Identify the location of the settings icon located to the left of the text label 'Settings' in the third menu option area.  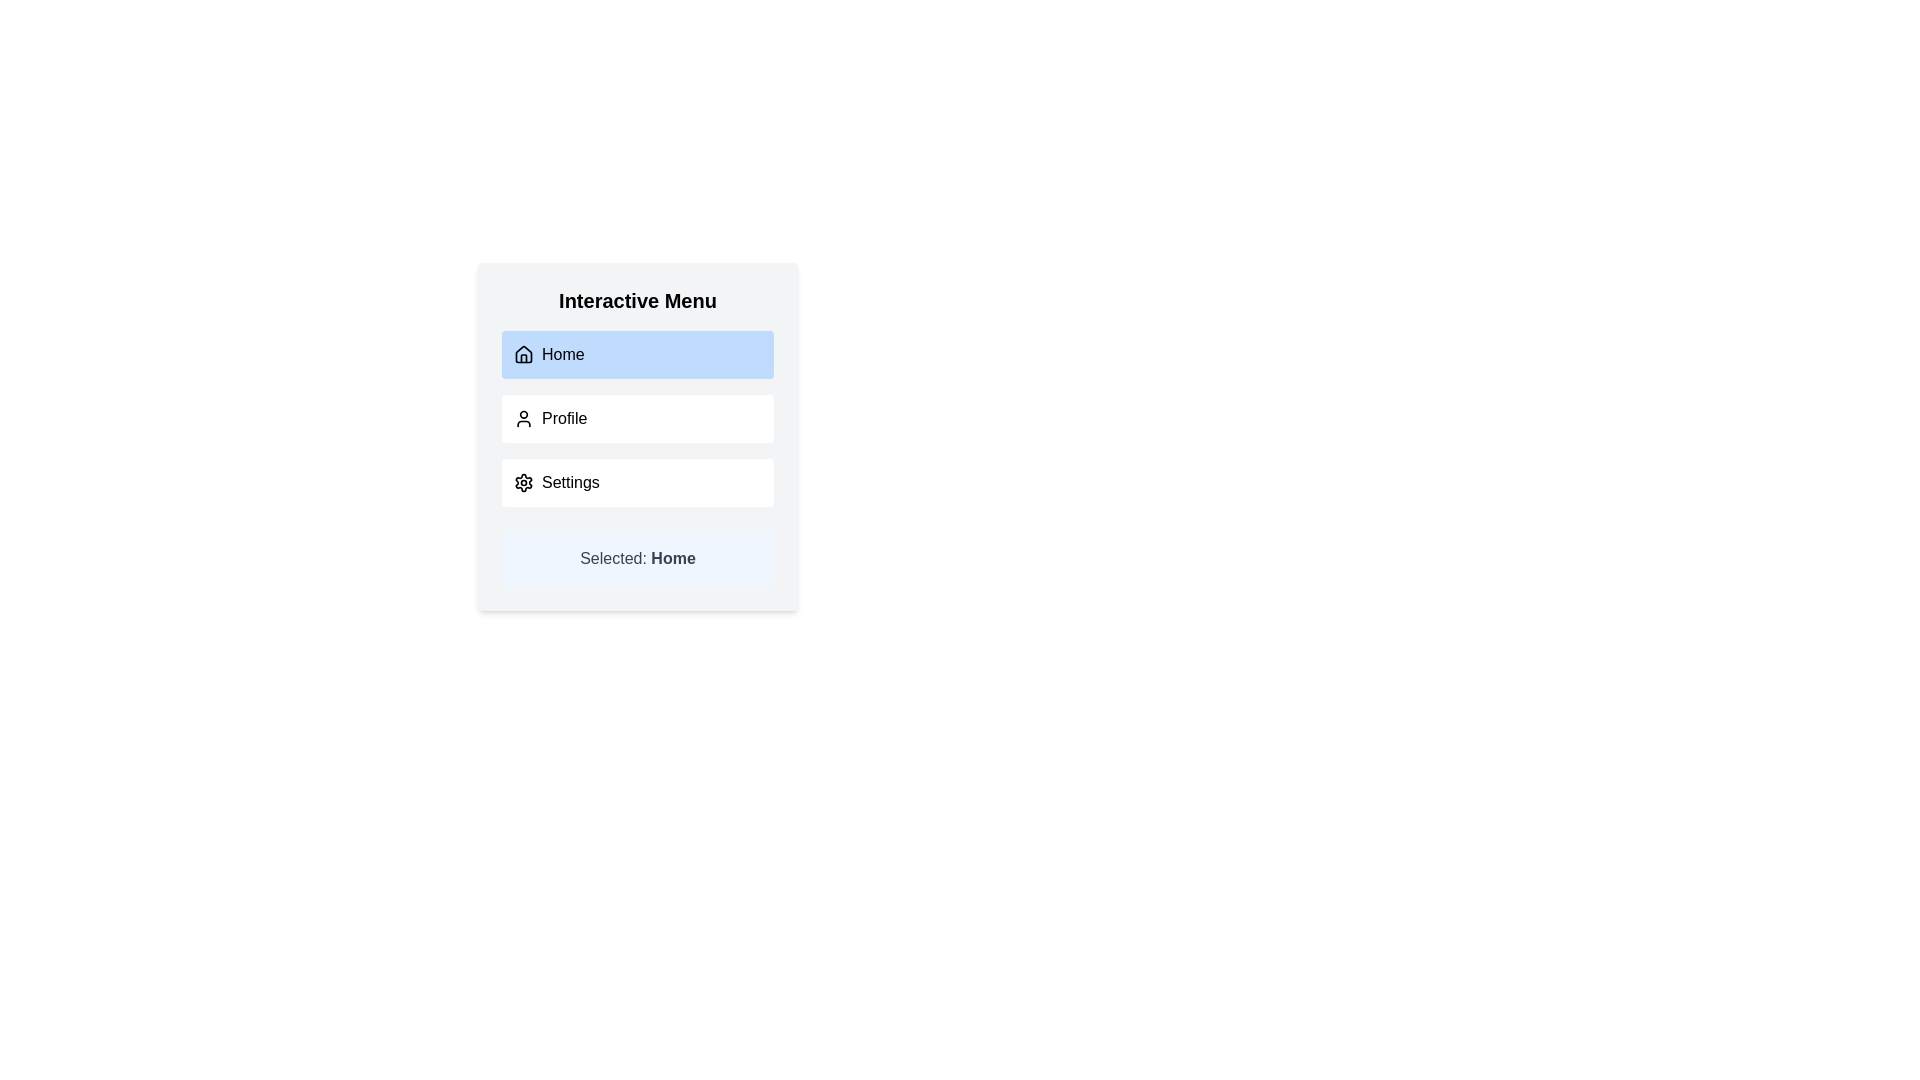
(523, 482).